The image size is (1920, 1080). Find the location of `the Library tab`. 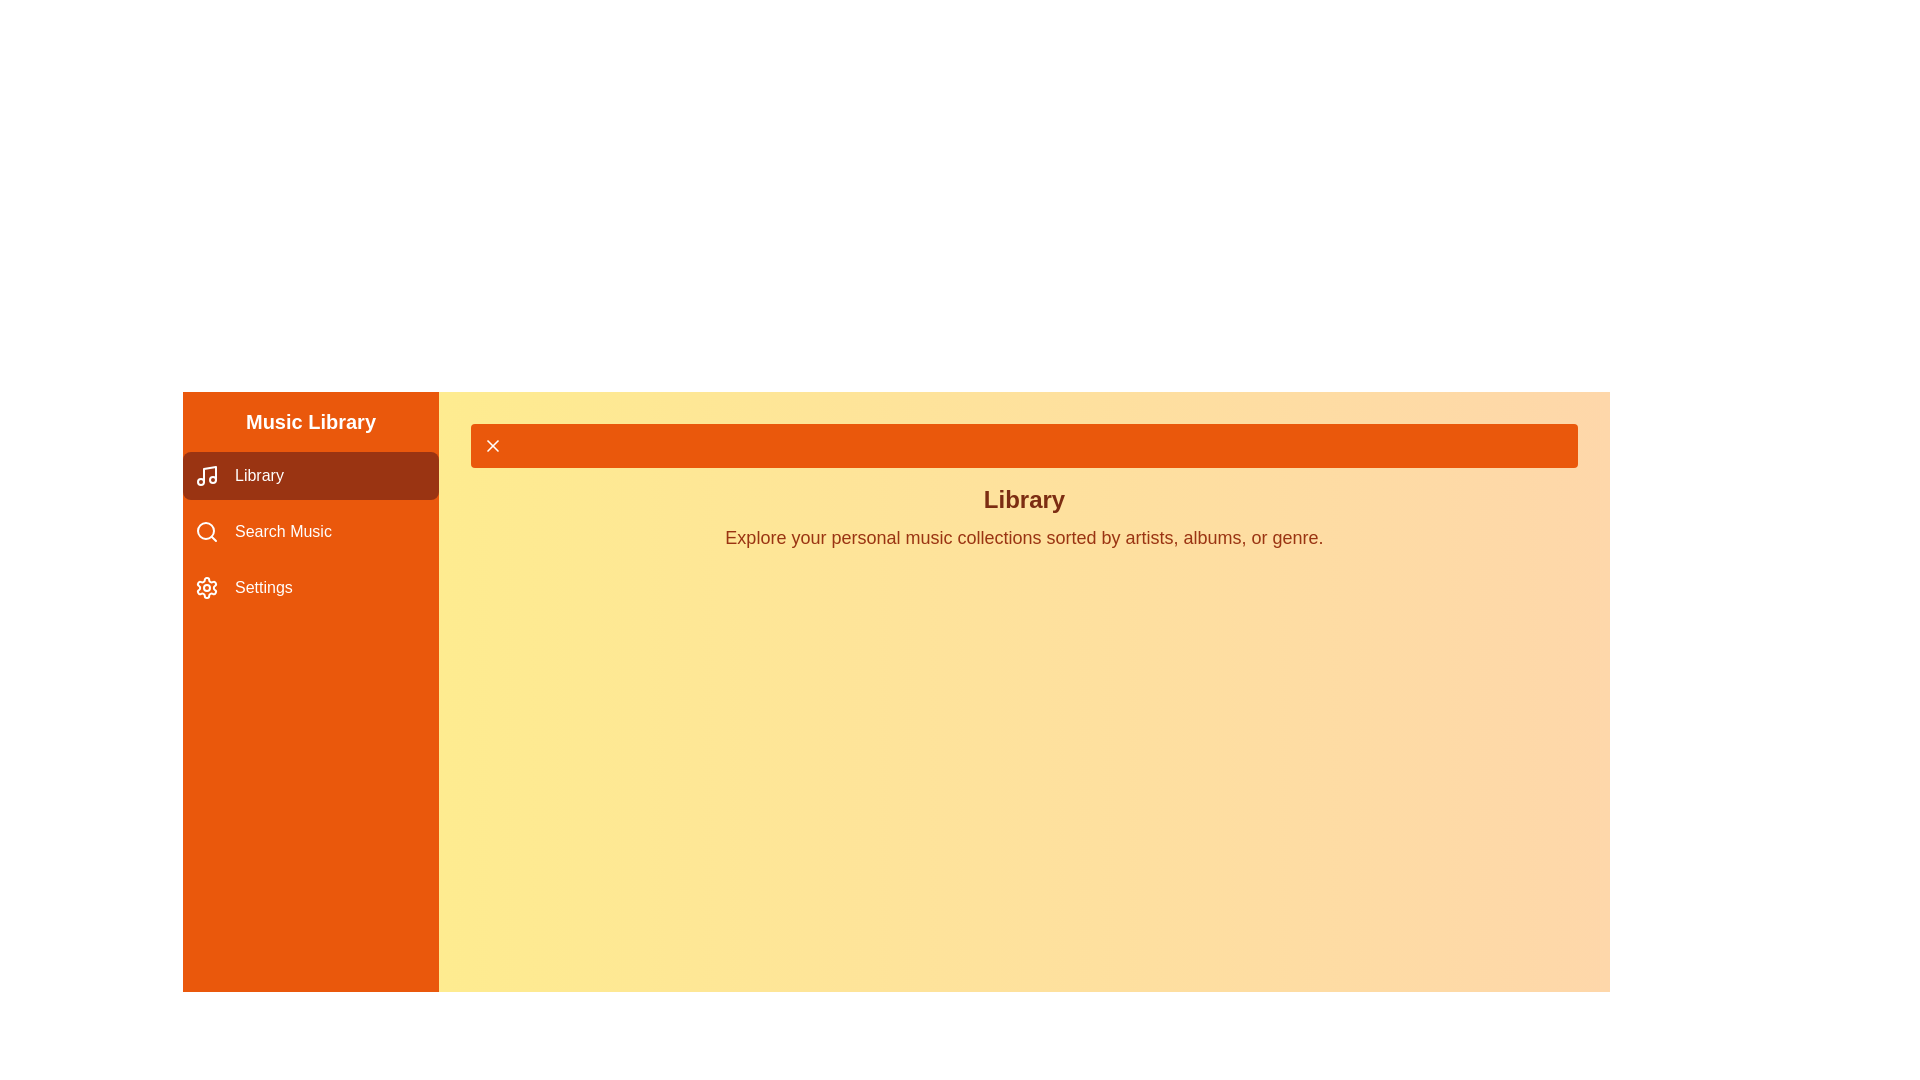

the Library tab is located at coordinates (310, 475).